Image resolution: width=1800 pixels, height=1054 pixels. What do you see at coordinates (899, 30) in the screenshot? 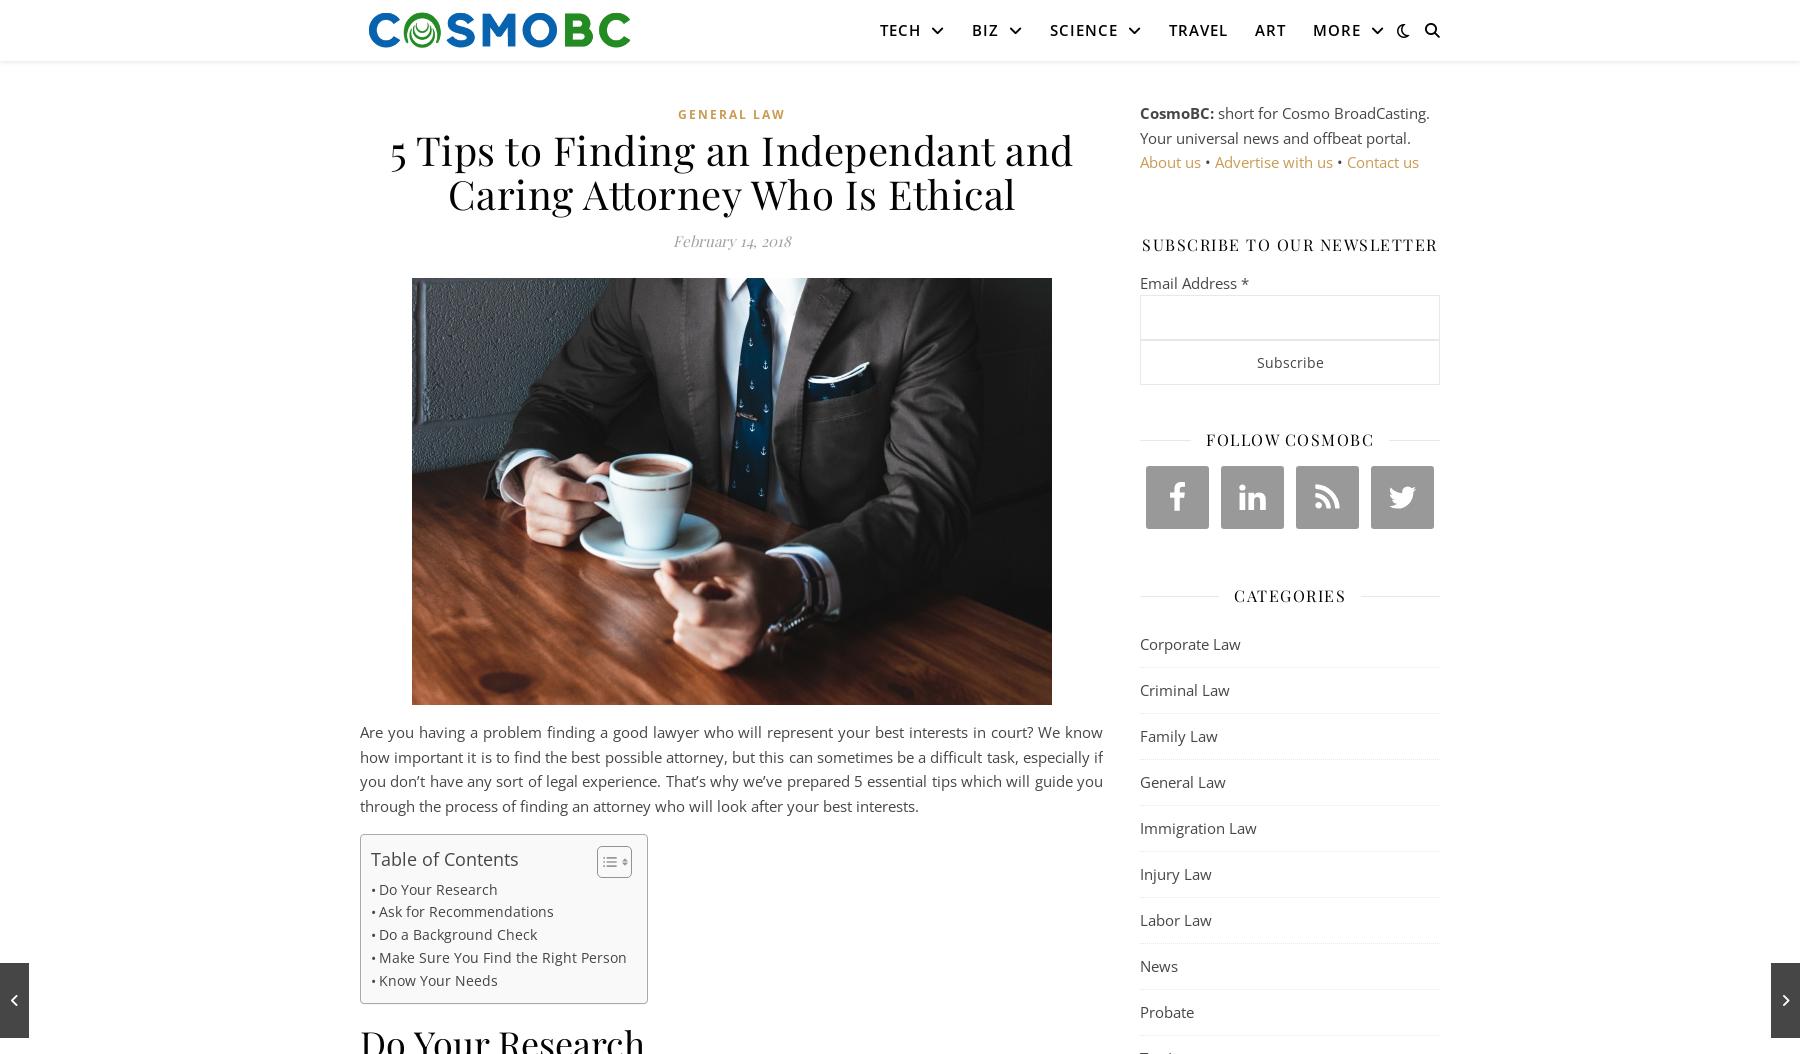
I see `'Tech'` at bounding box center [899, 30].